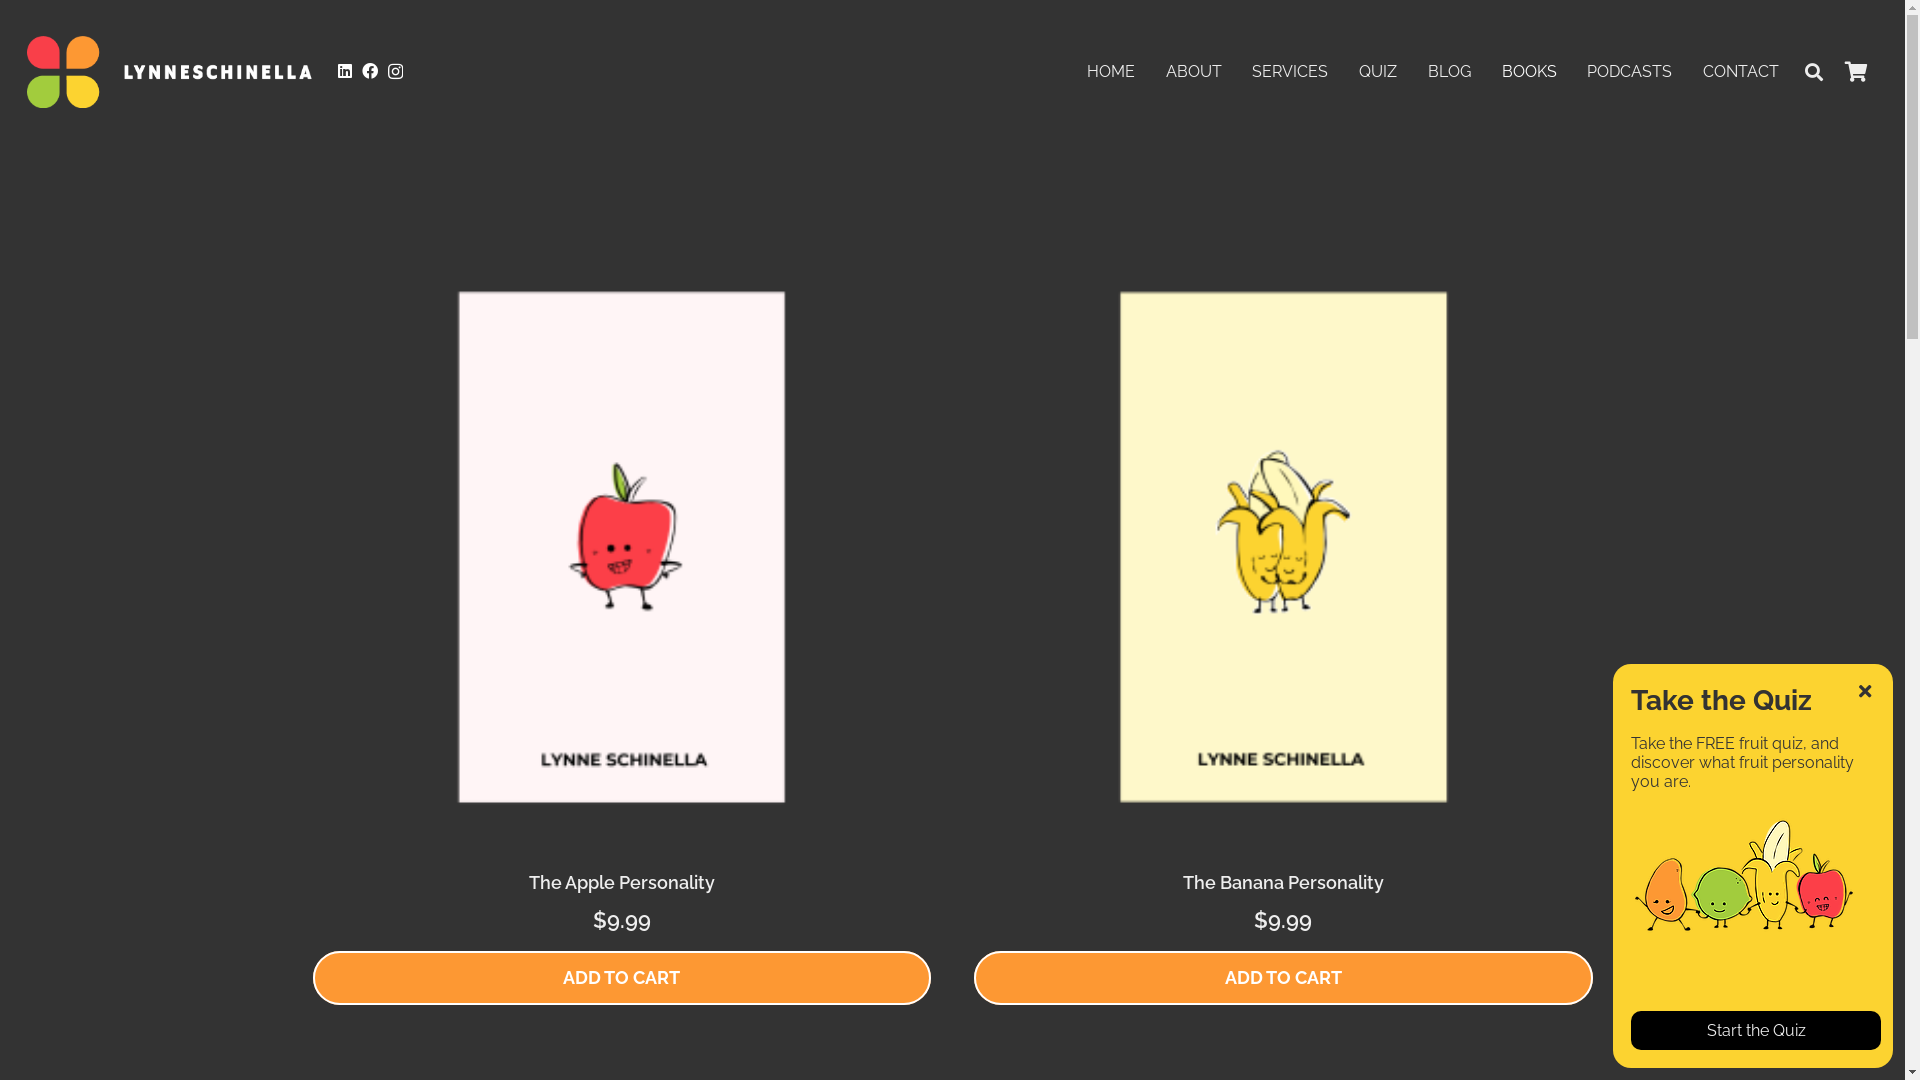 This screenshot has width=1920, height=1080. What do you see at coordinates (1377, 71) in the screenshot?
I see `'QUIZ'` at bounding box center [1377, 71].